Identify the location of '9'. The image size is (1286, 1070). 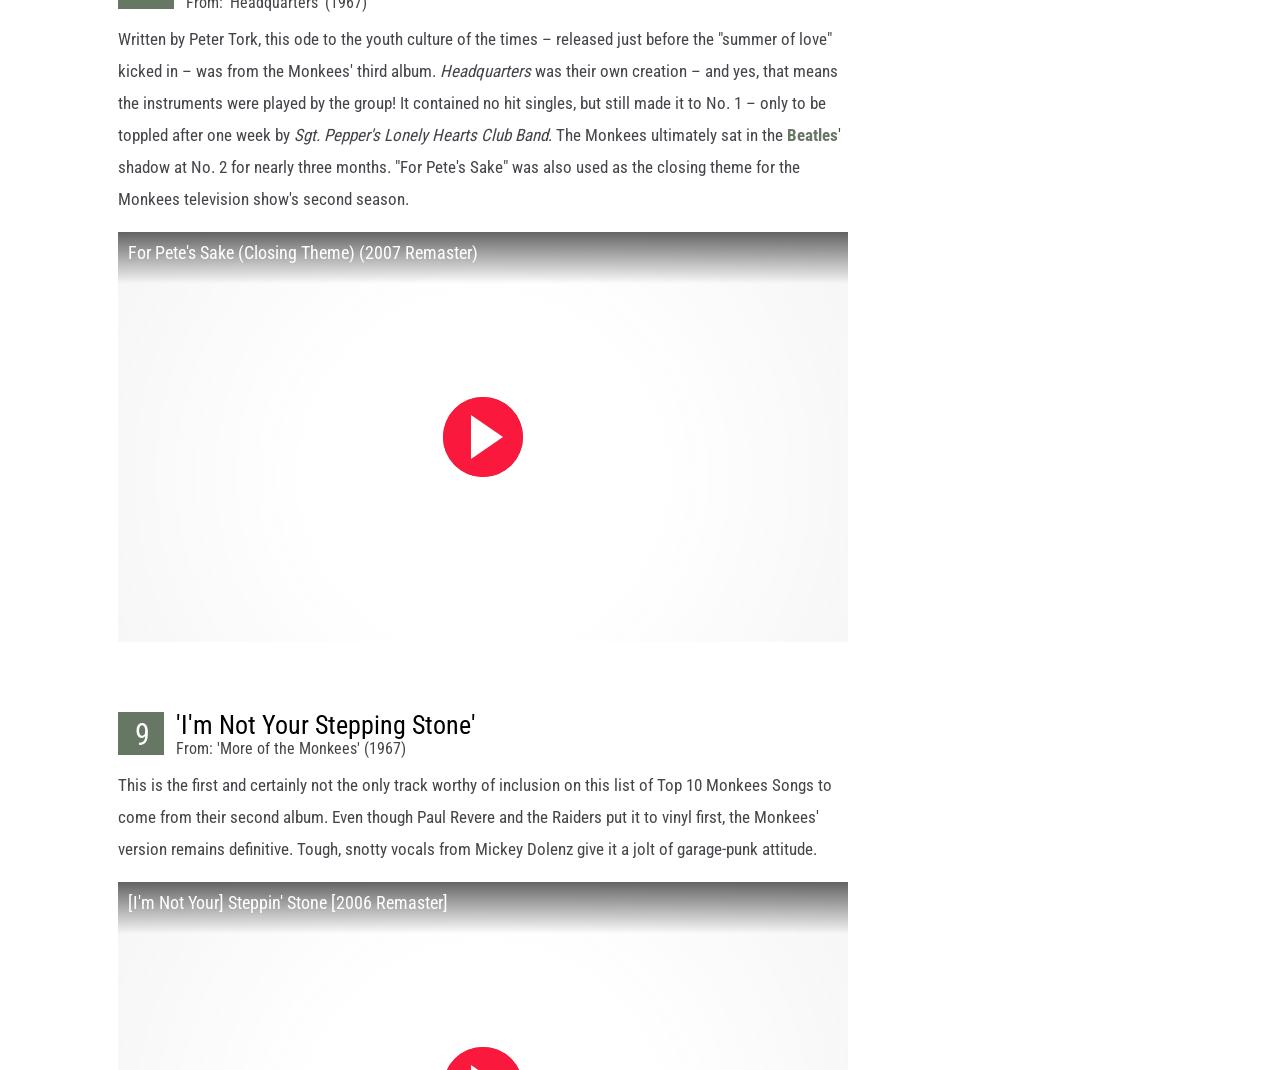
(141, 751).